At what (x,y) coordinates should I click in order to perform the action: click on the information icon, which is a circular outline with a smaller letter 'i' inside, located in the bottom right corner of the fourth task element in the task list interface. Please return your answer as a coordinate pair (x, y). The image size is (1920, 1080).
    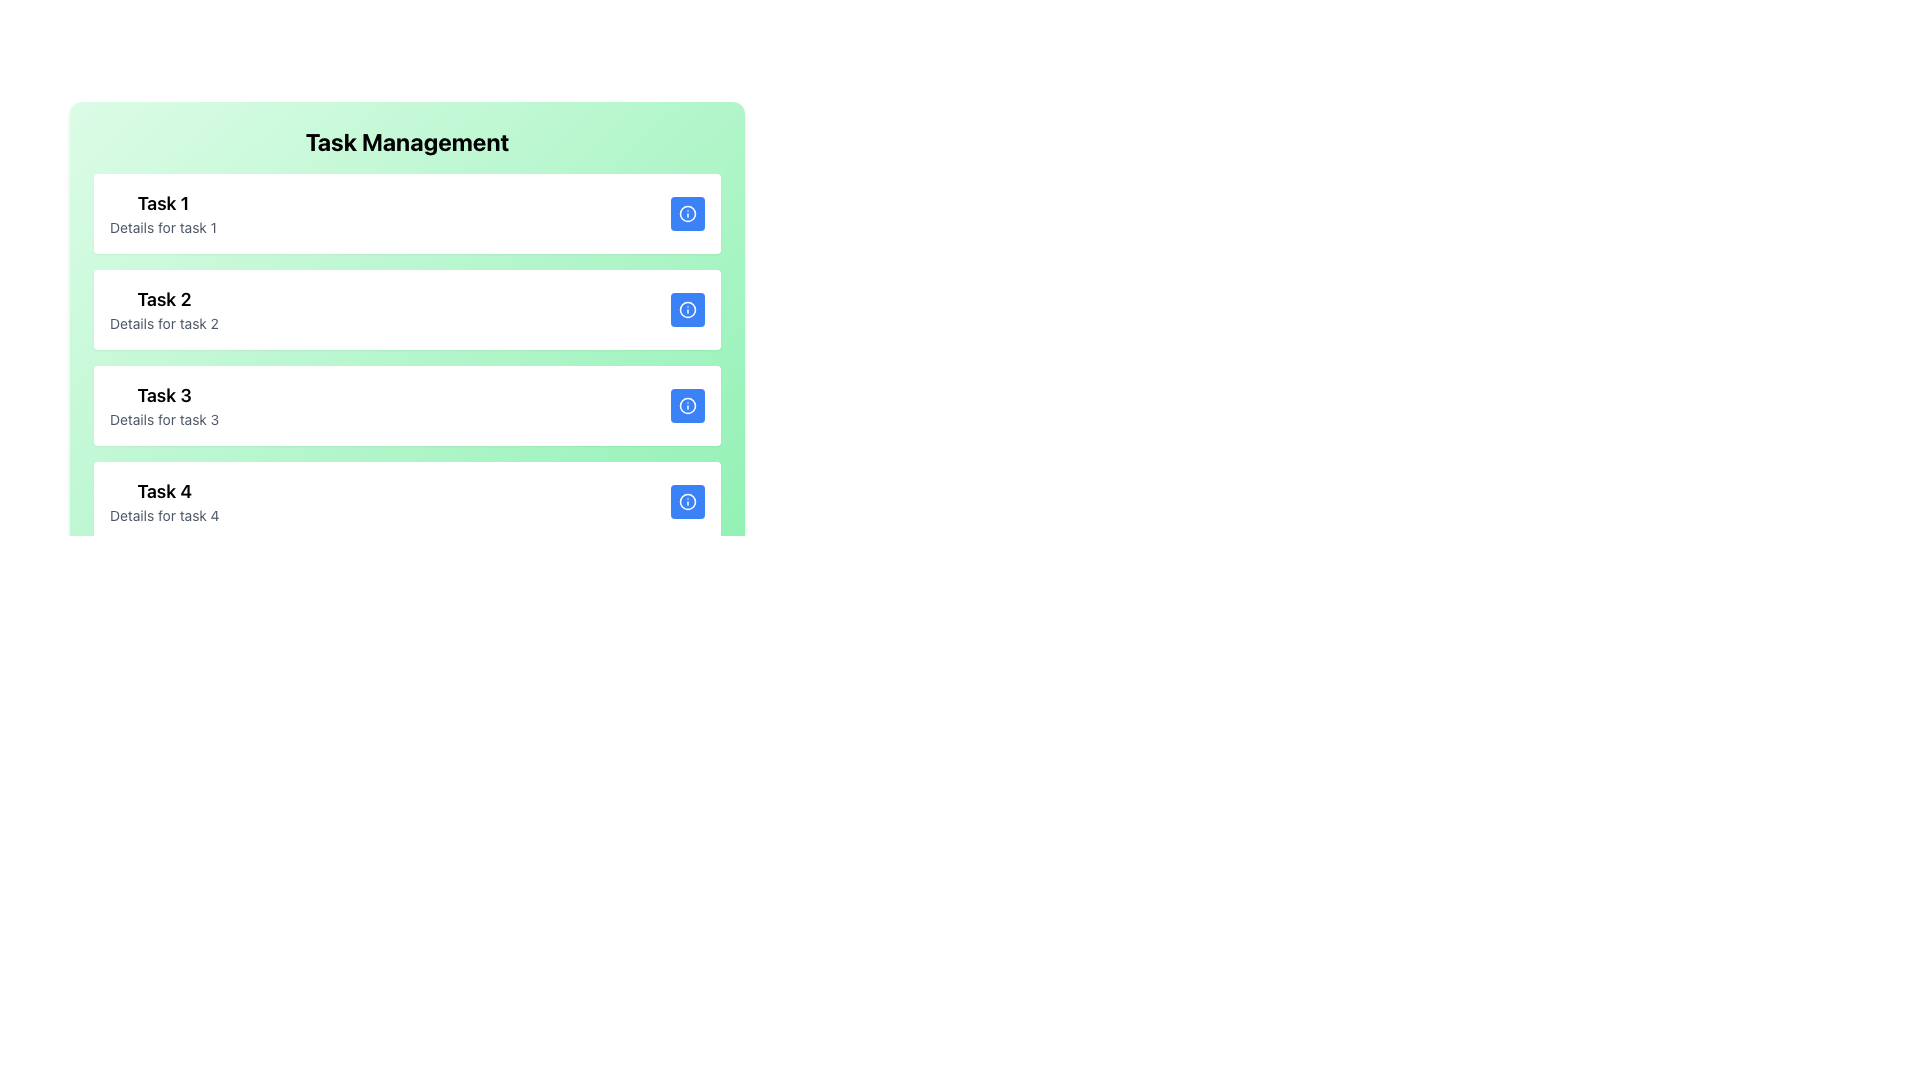
    Looking at the image, I should click on (687, 500).